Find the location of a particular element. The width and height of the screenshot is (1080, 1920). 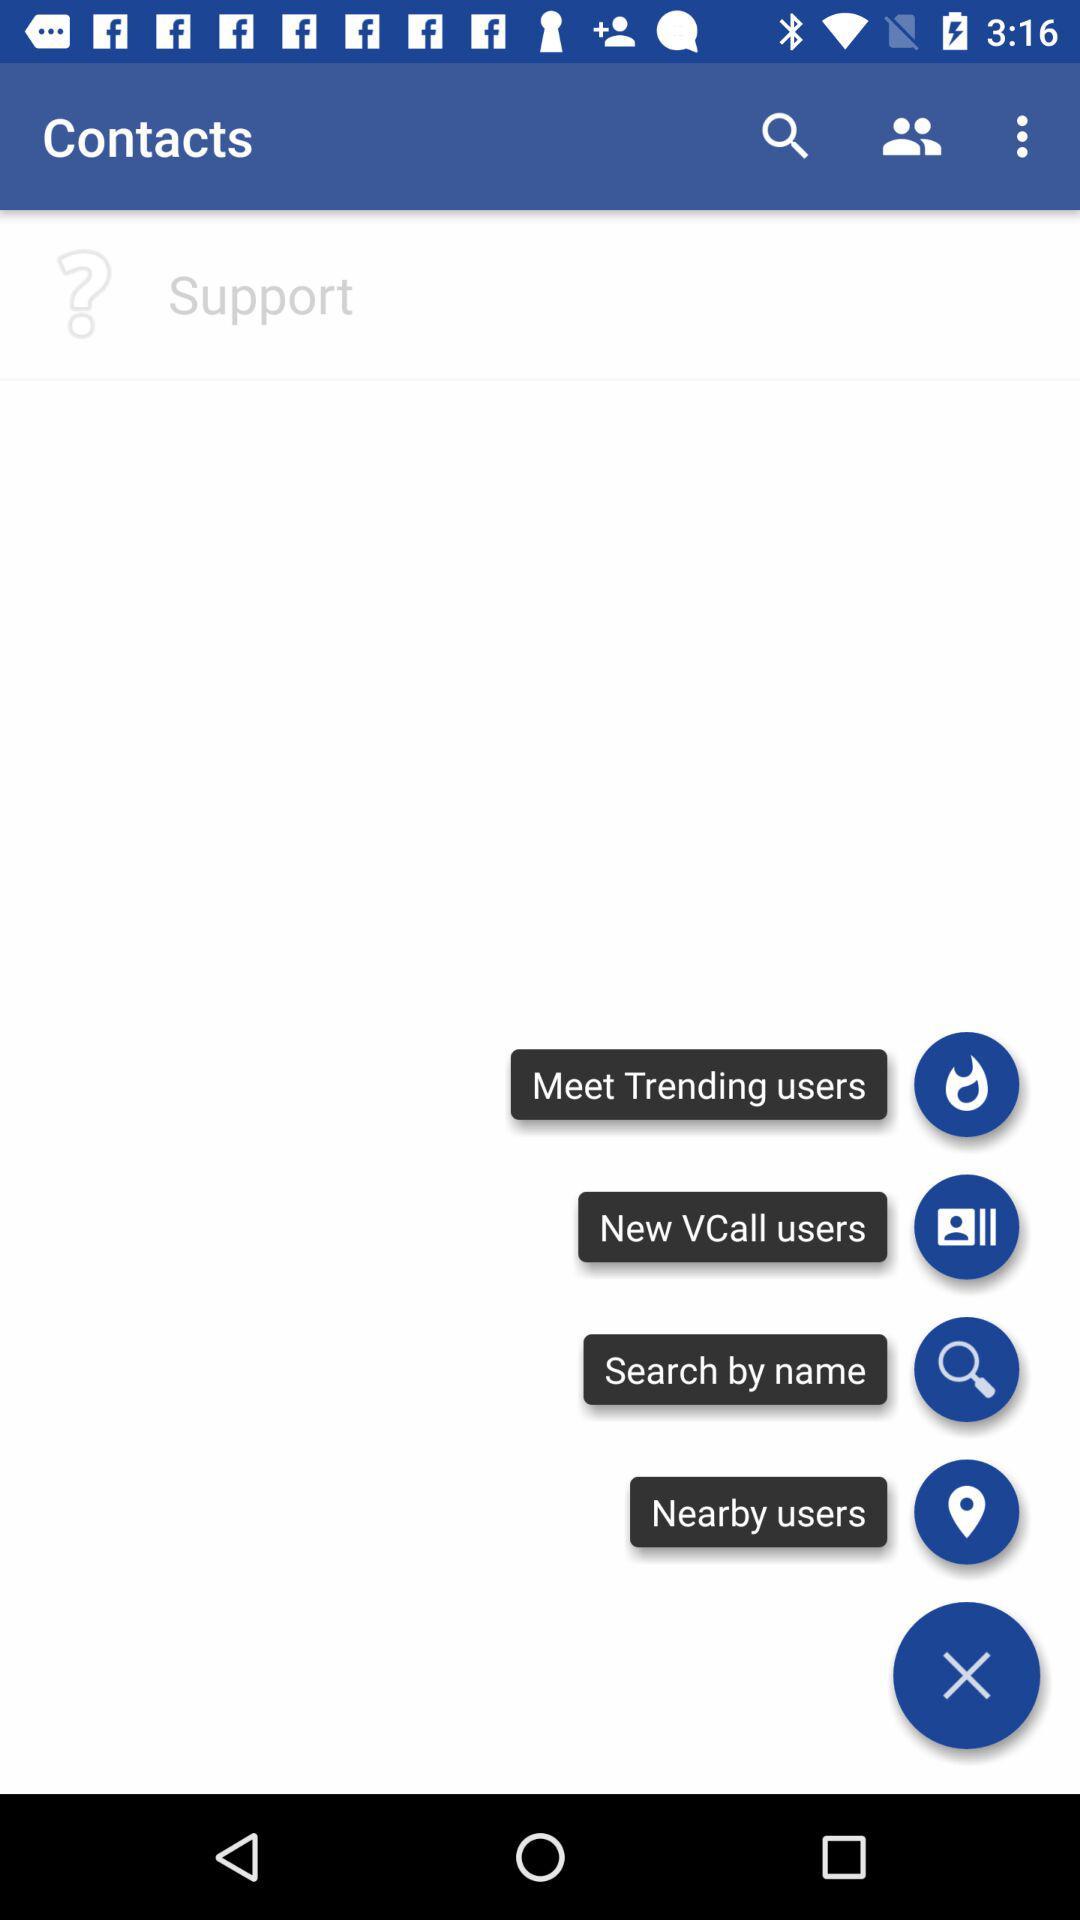

help button is located at coordinates (83, 292).